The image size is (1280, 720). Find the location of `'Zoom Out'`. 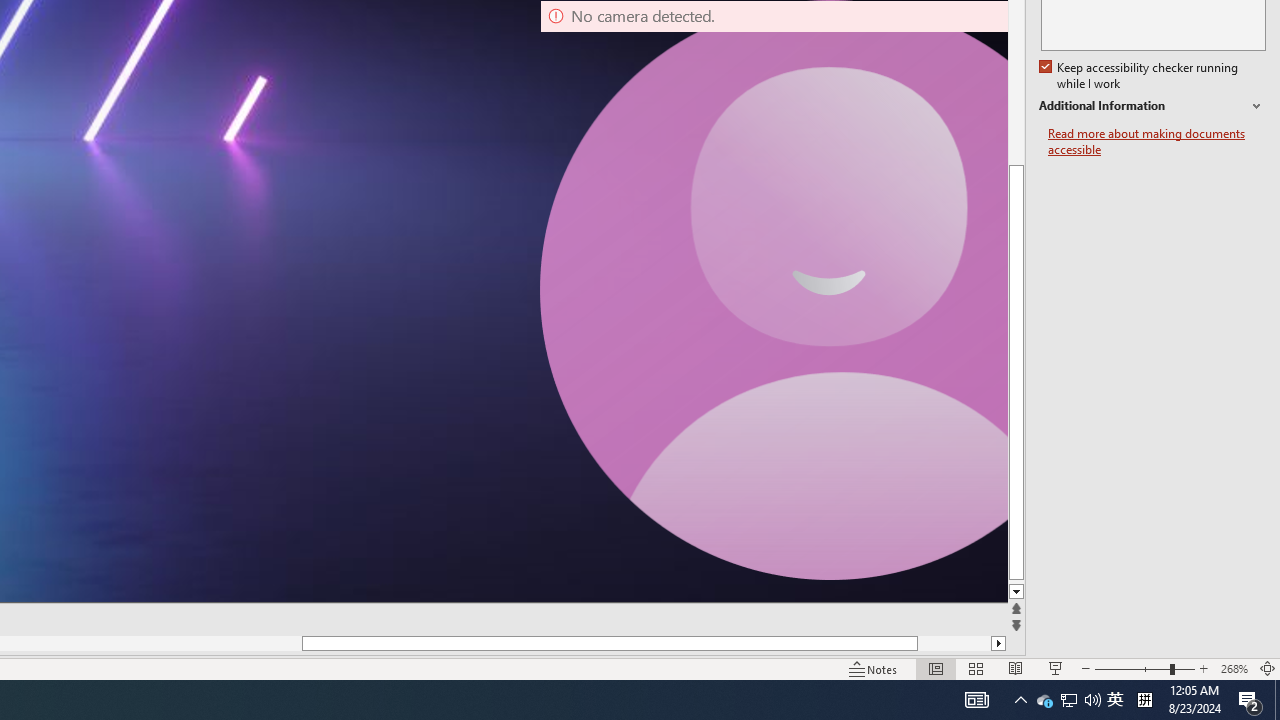

'Zoom Out' is located at coordinates (1132, 669).